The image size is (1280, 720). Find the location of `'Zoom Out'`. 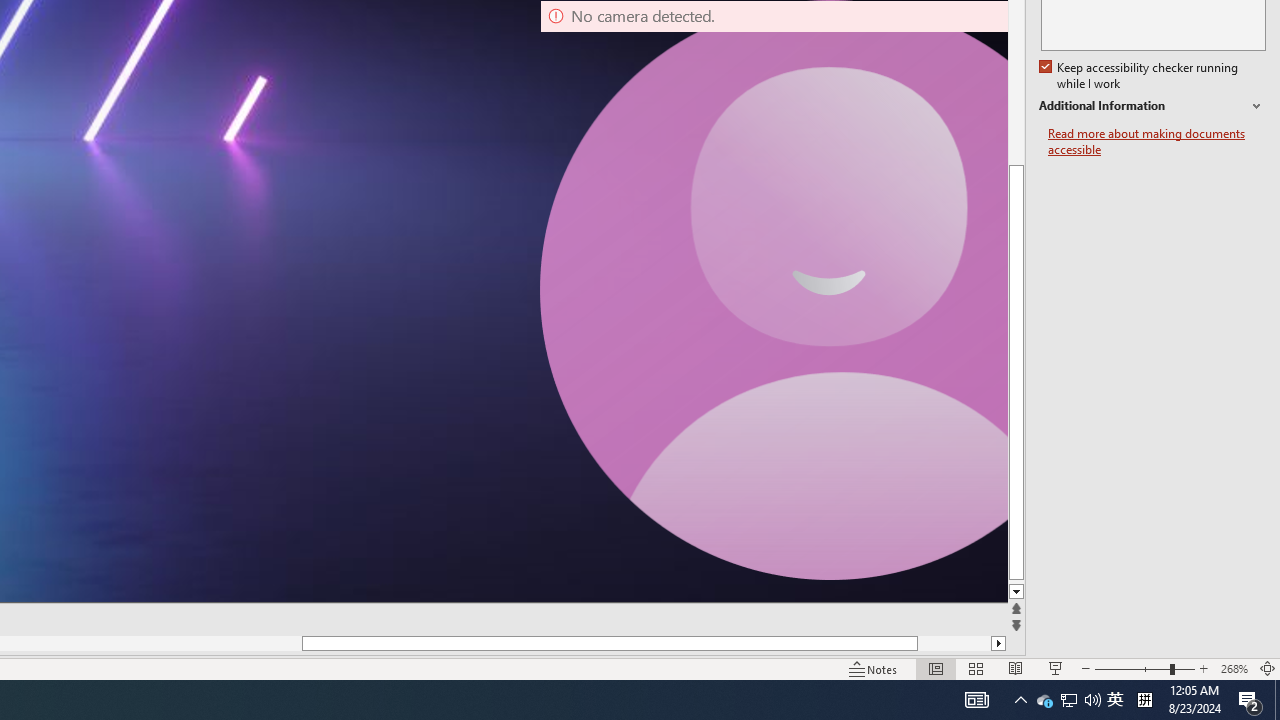

'Zoom Out' is located at coordinates (1132, 669).